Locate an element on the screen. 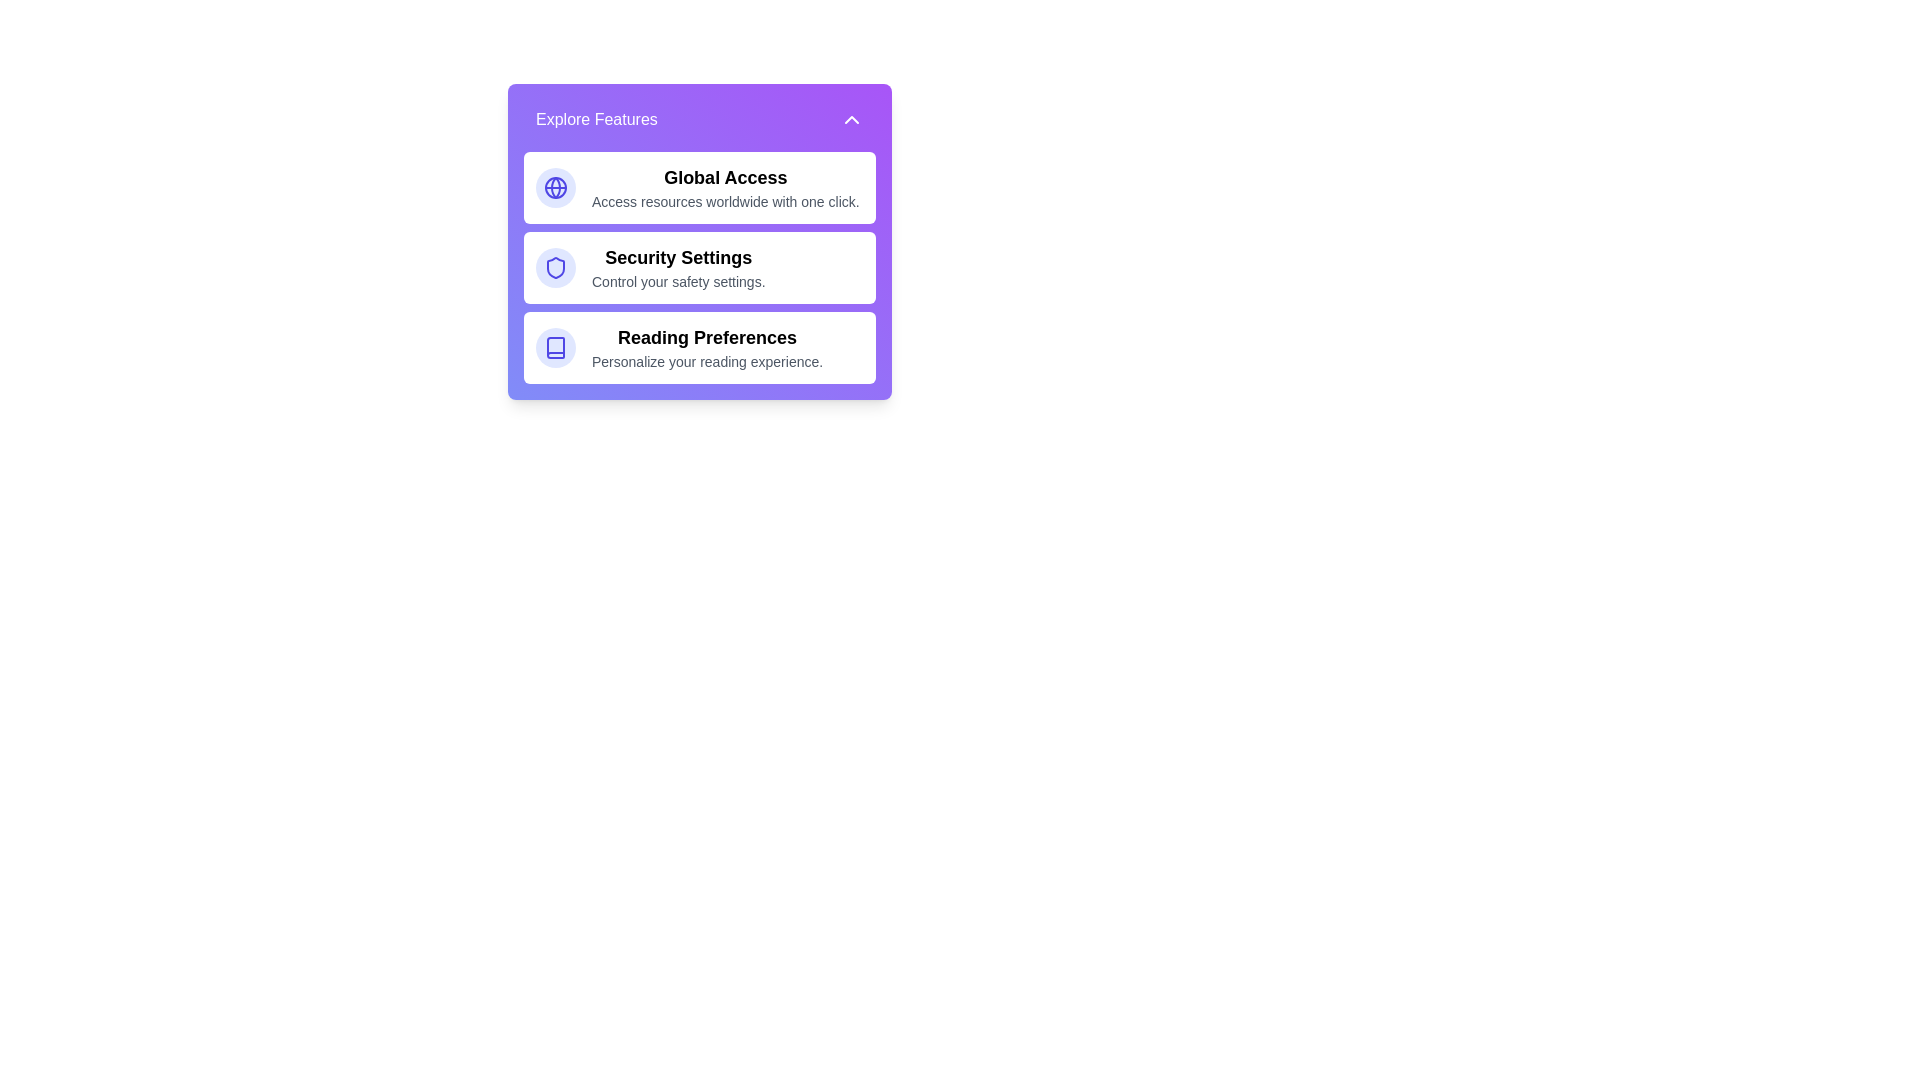 The image size is (1920, 1080). the circular icon with a light indigo background and a darker indigo book icon, located in the 'Reading Preferences' section under the 'Explore Features' header is located at coordinates (556, 346).